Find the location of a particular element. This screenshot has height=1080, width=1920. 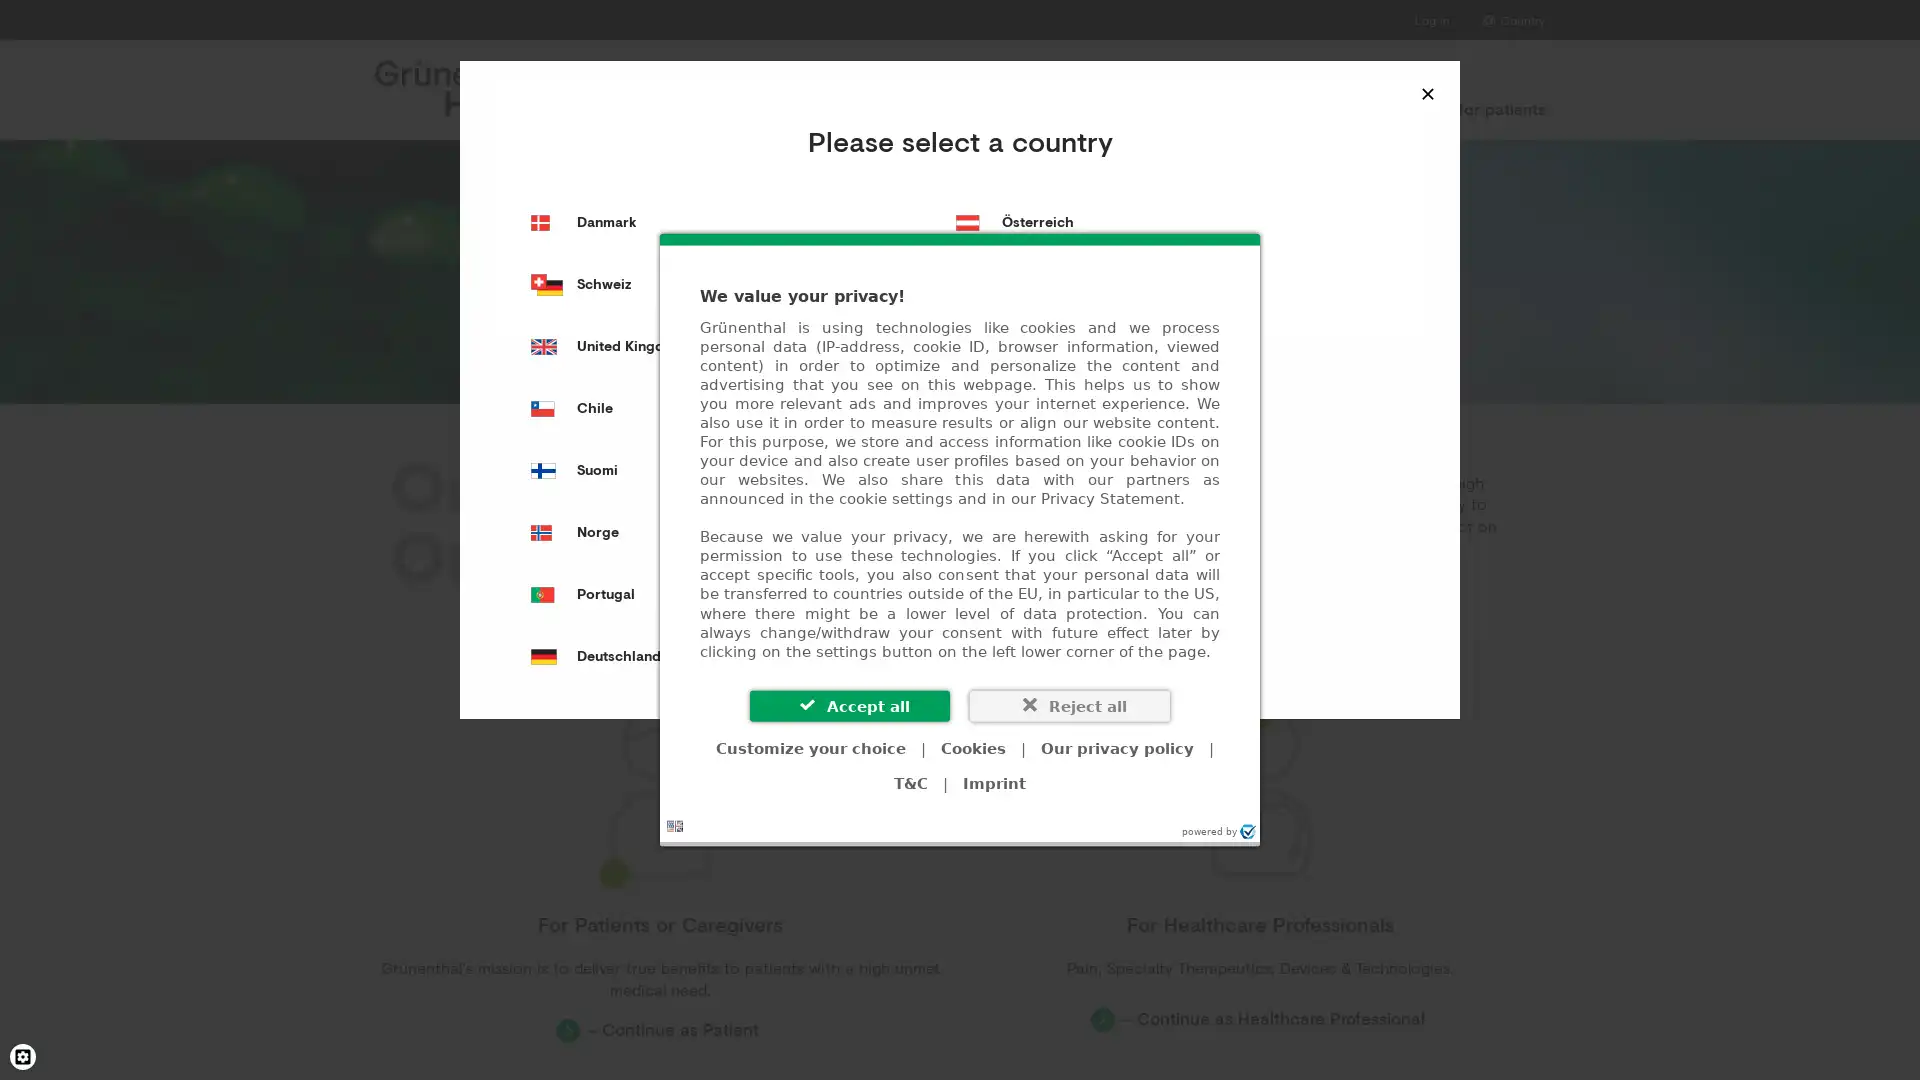

Language: en is located at coordinates (675, 825).